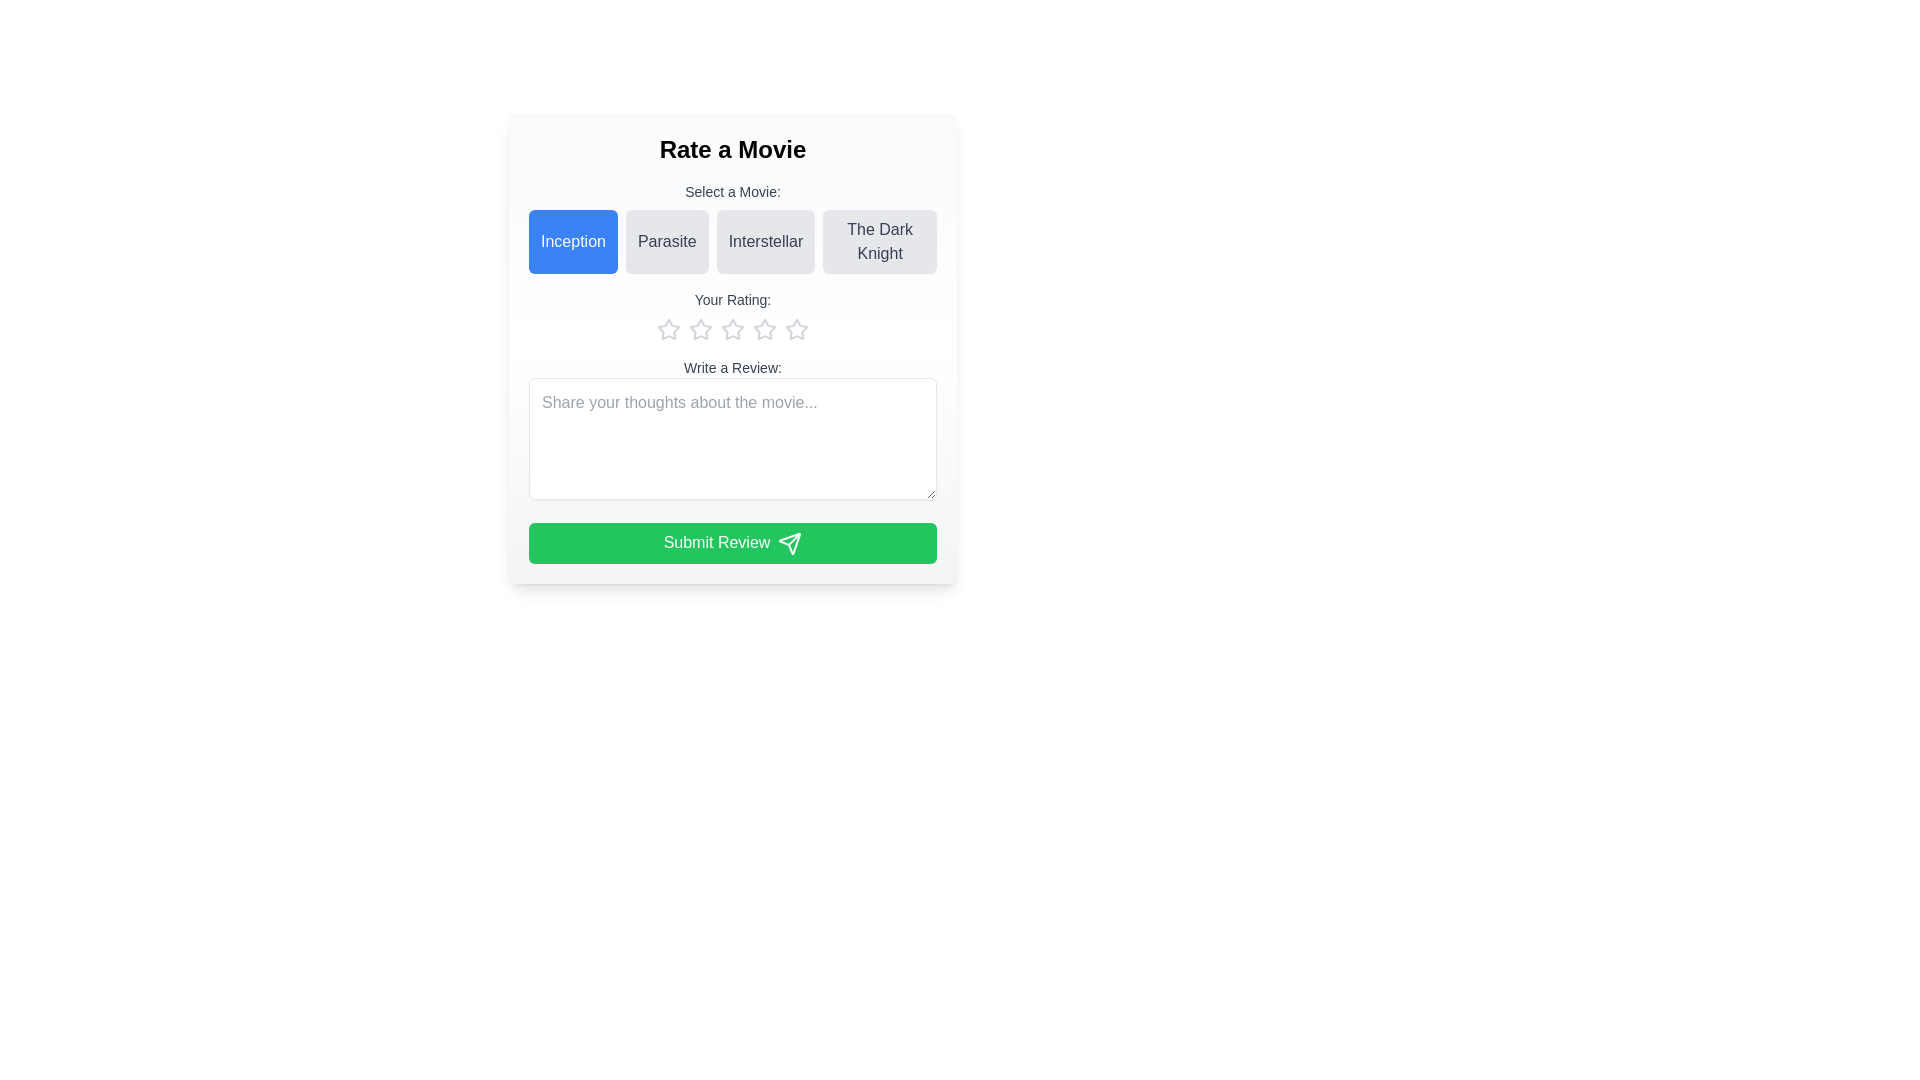 The width and height of the screenshot is (1920, 1080). What do you see at coordinates (789, 543) in the screenshot?
I see `the submission icon located inside the 'Submit Review' button` at bounding box center [789, 543].